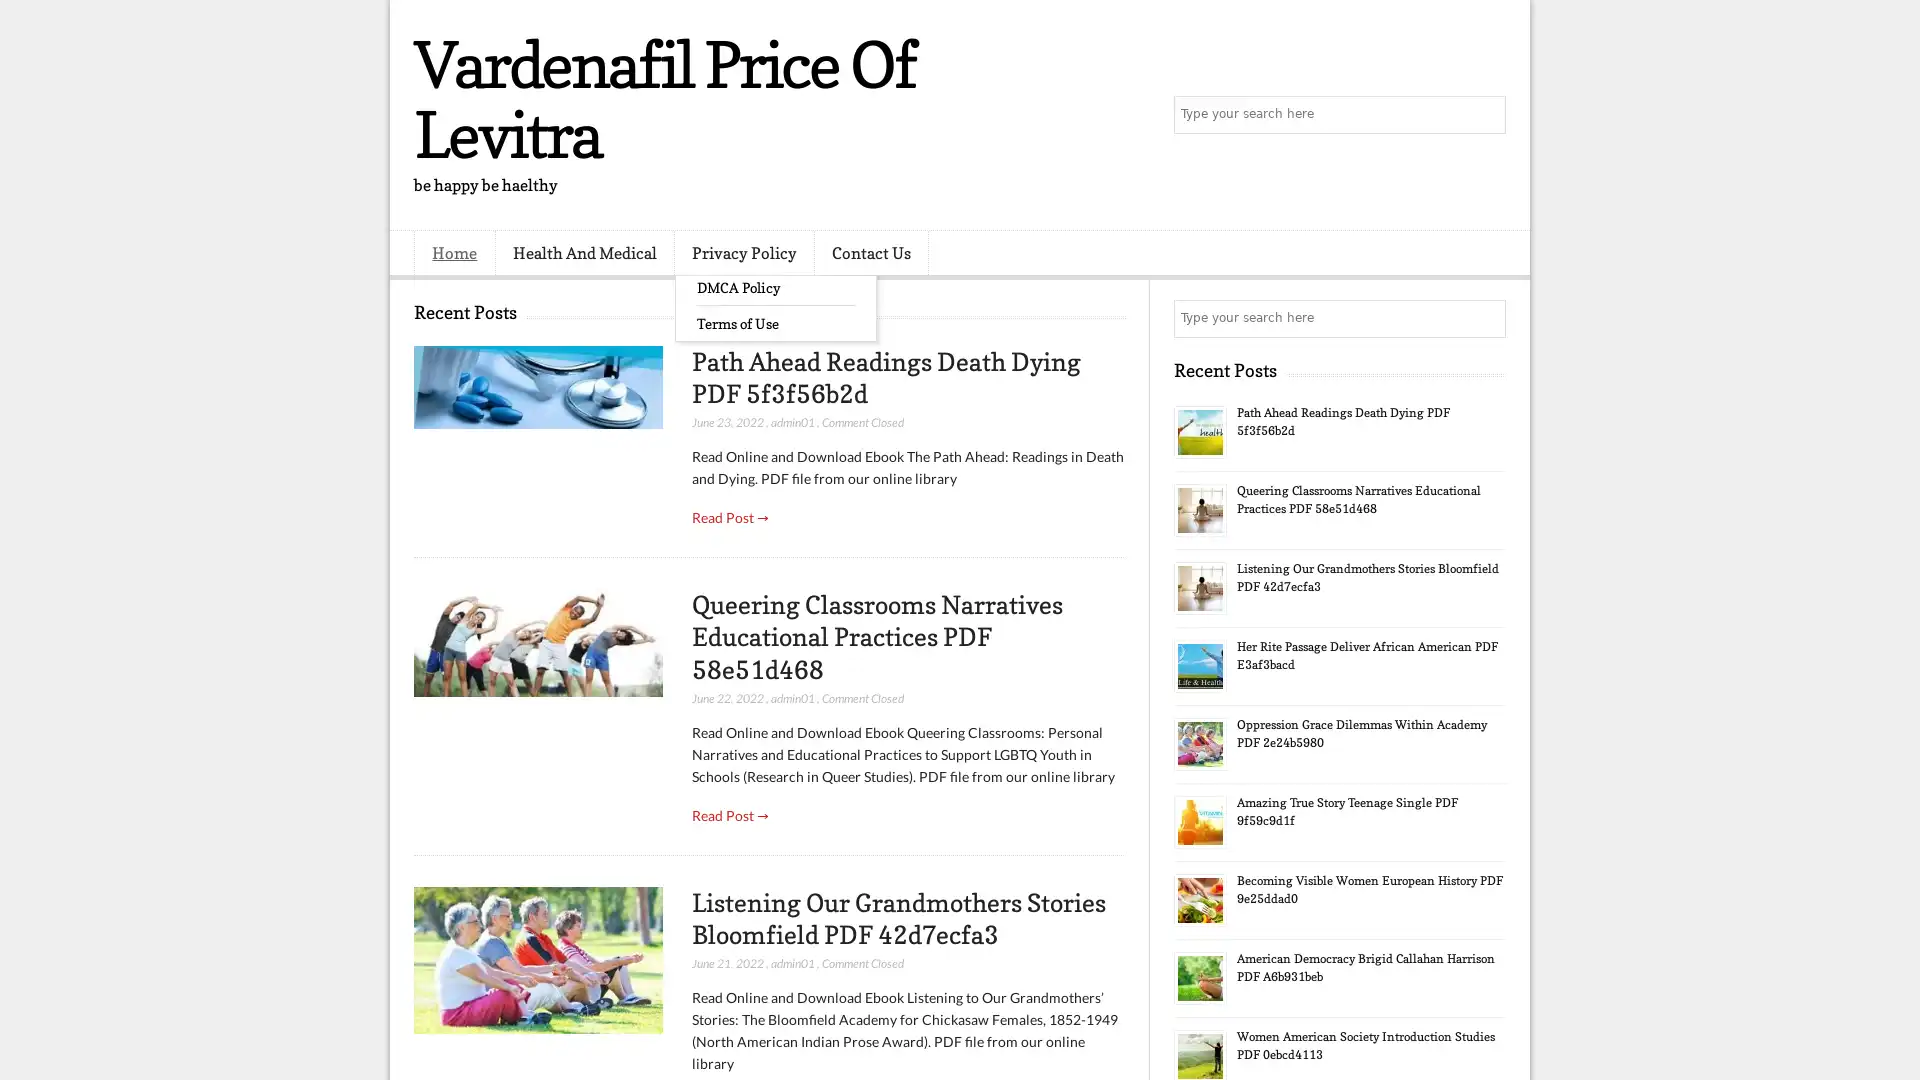 The width and height of the screenshot is (1920, 1080). I want to click on Search, so click(1485, 318).